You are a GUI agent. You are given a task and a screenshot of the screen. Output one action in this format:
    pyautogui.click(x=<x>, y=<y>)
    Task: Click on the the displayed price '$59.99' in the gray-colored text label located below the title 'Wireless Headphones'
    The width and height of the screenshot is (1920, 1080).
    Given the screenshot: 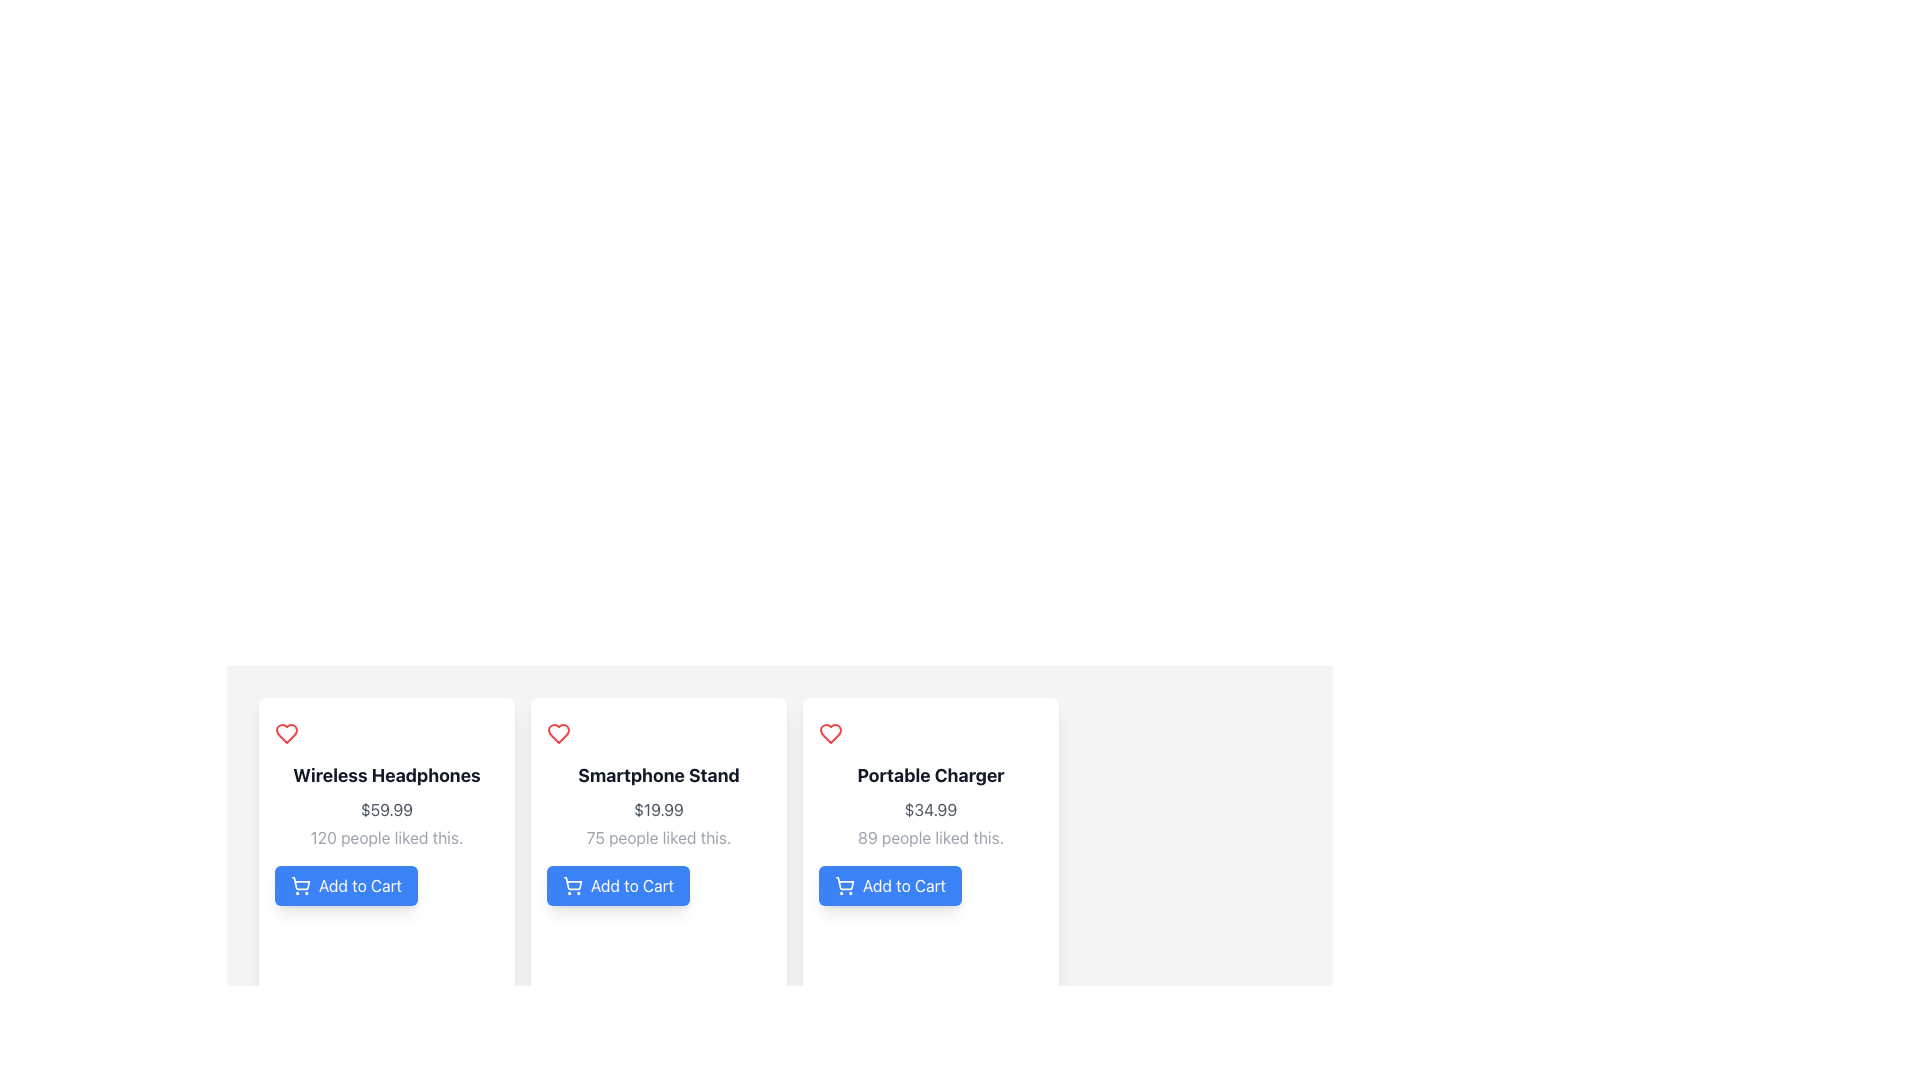 What is the action you would take?
    pyautogui.click(x=387, y=810)
    